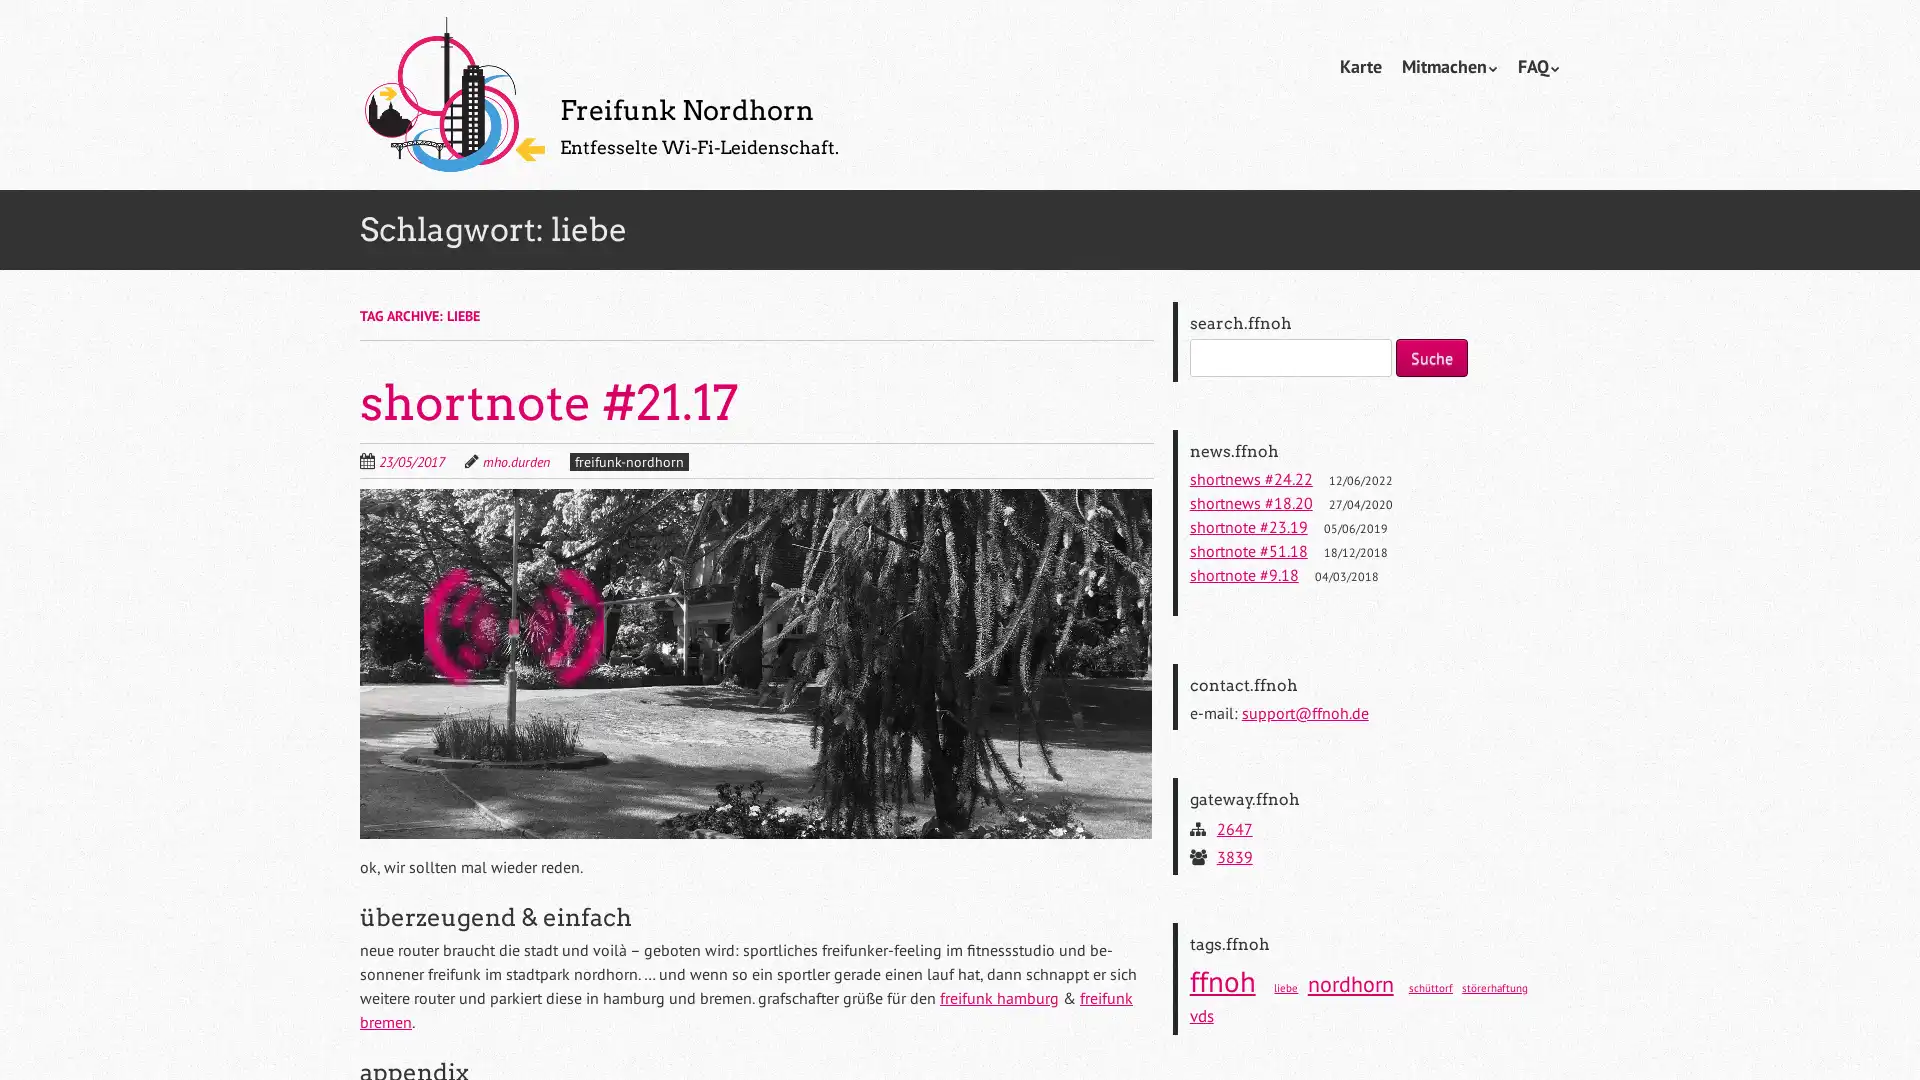 This screenshot has width=1920, height=1080. I want to click on Suche, so click(1429, 357).